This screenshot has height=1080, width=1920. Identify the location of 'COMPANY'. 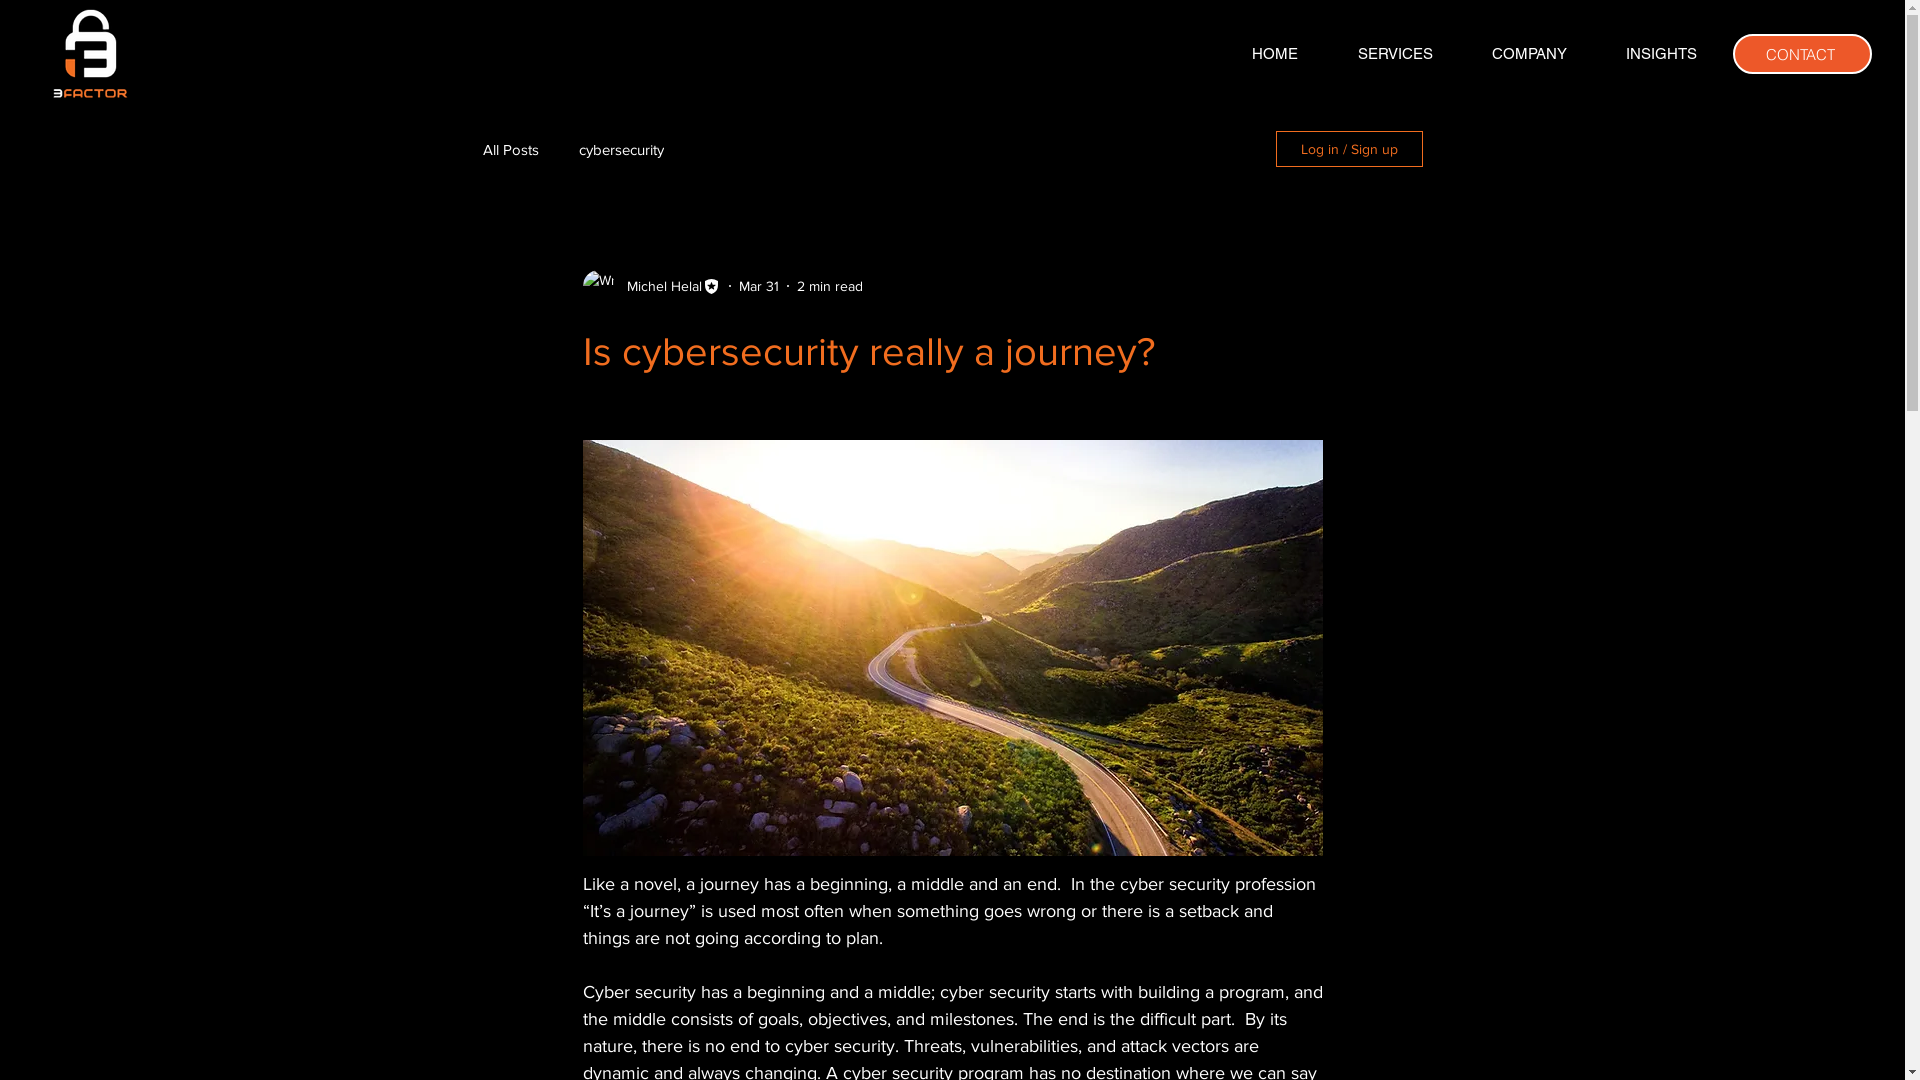
(1528, 53).